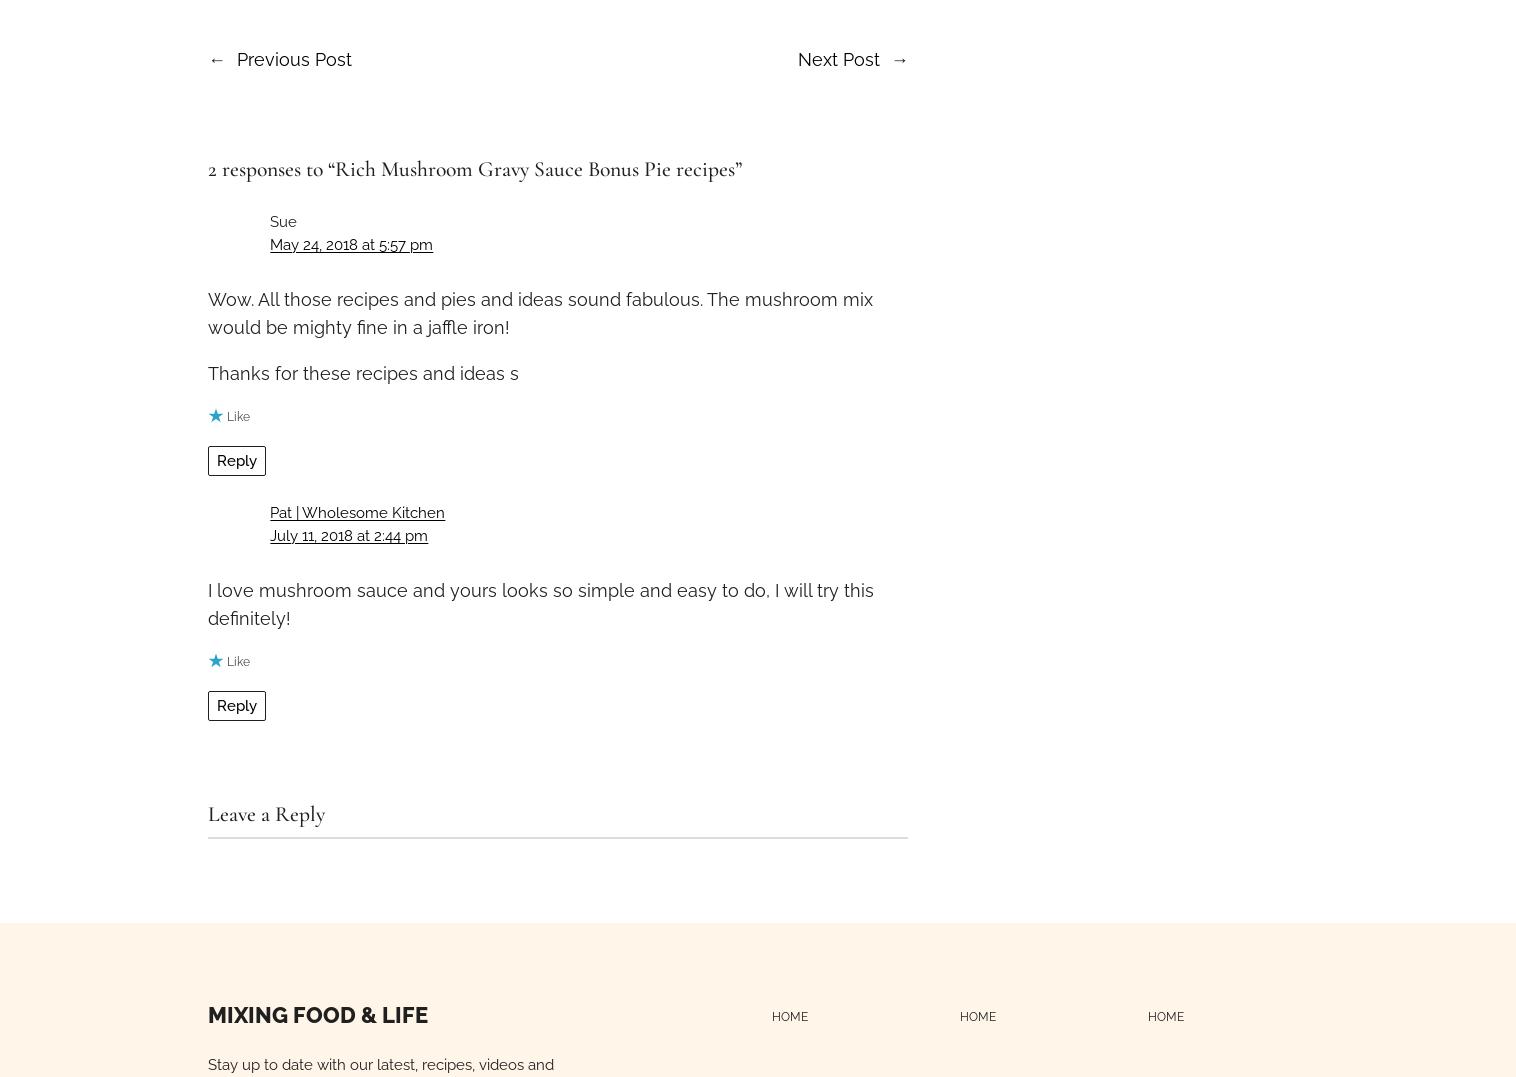 This screenshot has height=1077, width=1516. Describe the element at coordinates (266, 813) in the screenshot. I see `'Leave a Reply'` at that location.